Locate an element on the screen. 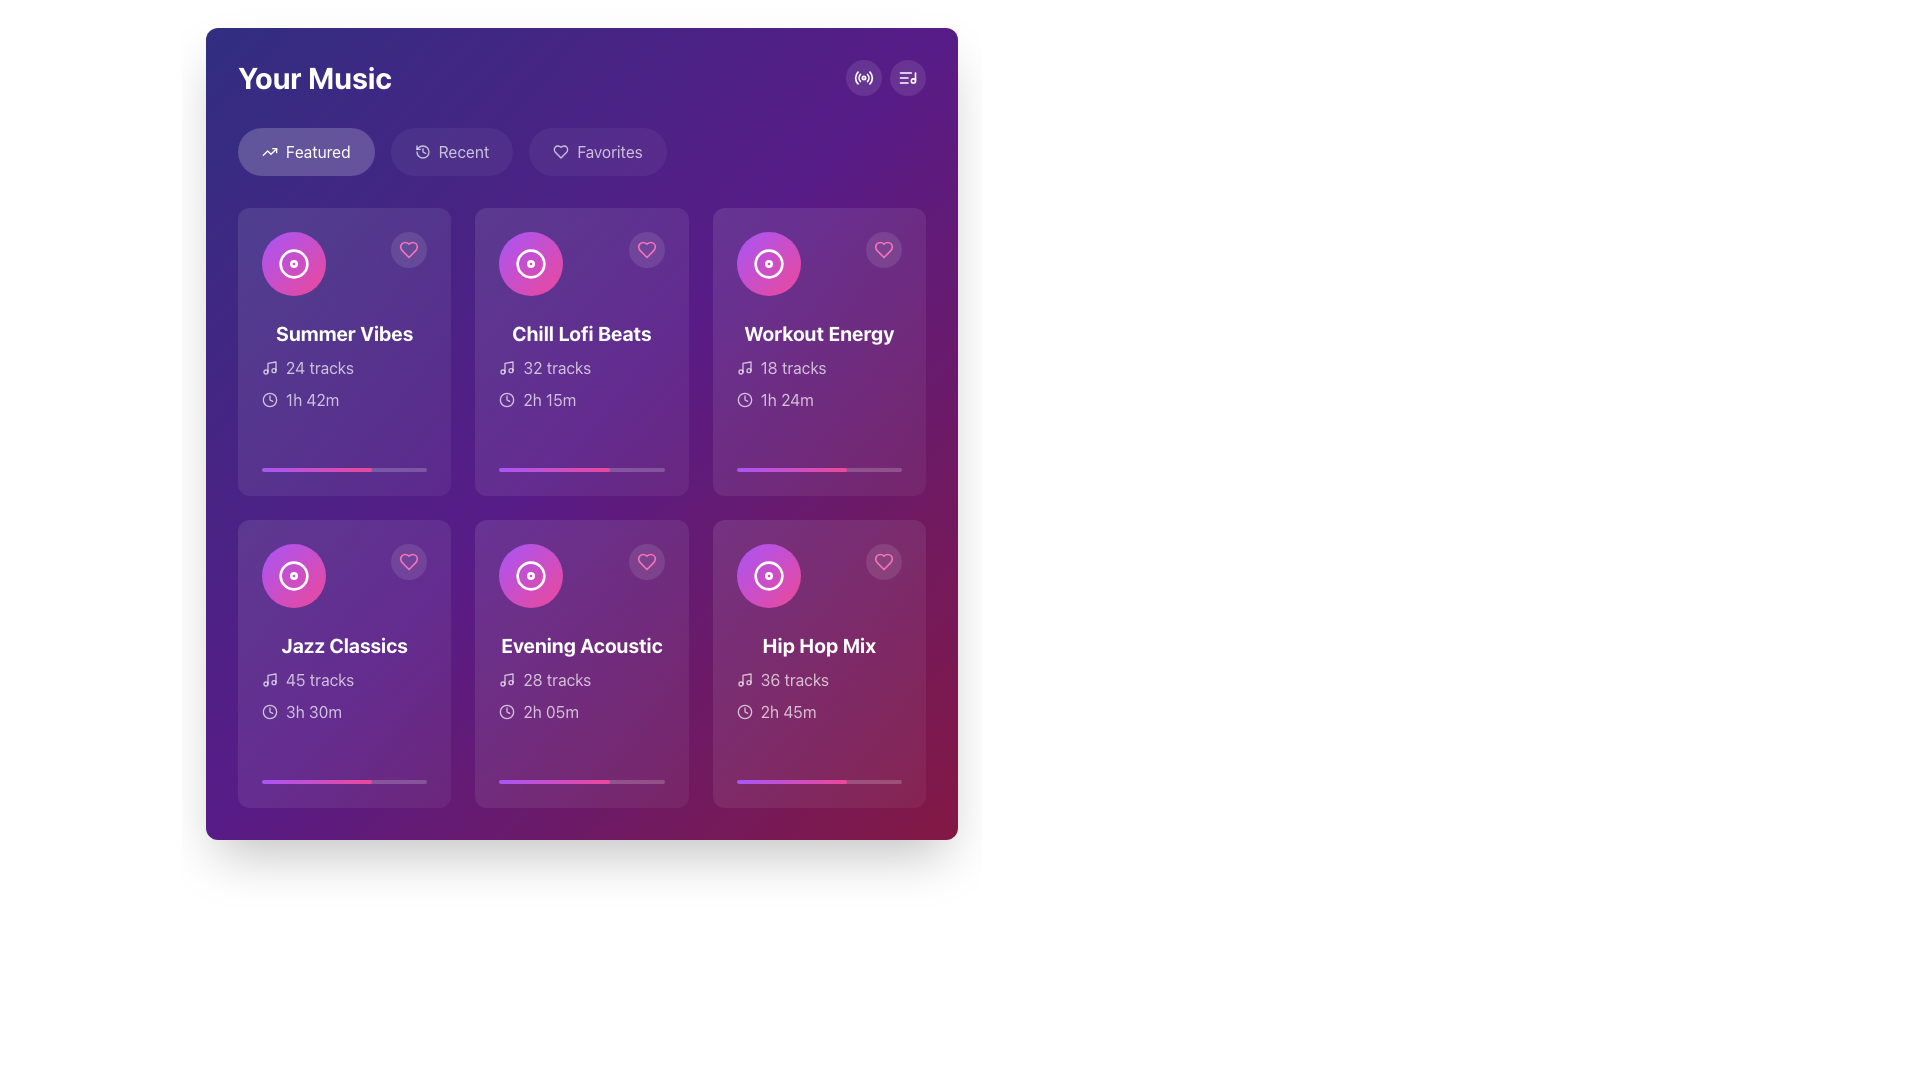 This screenshot has height=1080, width=1920. text content of the bold and large white font label displaying 'Summer Vibes' located in the top-left card of the music playlist grid under the 'Featured' tab is located at coordinates (344, 333).